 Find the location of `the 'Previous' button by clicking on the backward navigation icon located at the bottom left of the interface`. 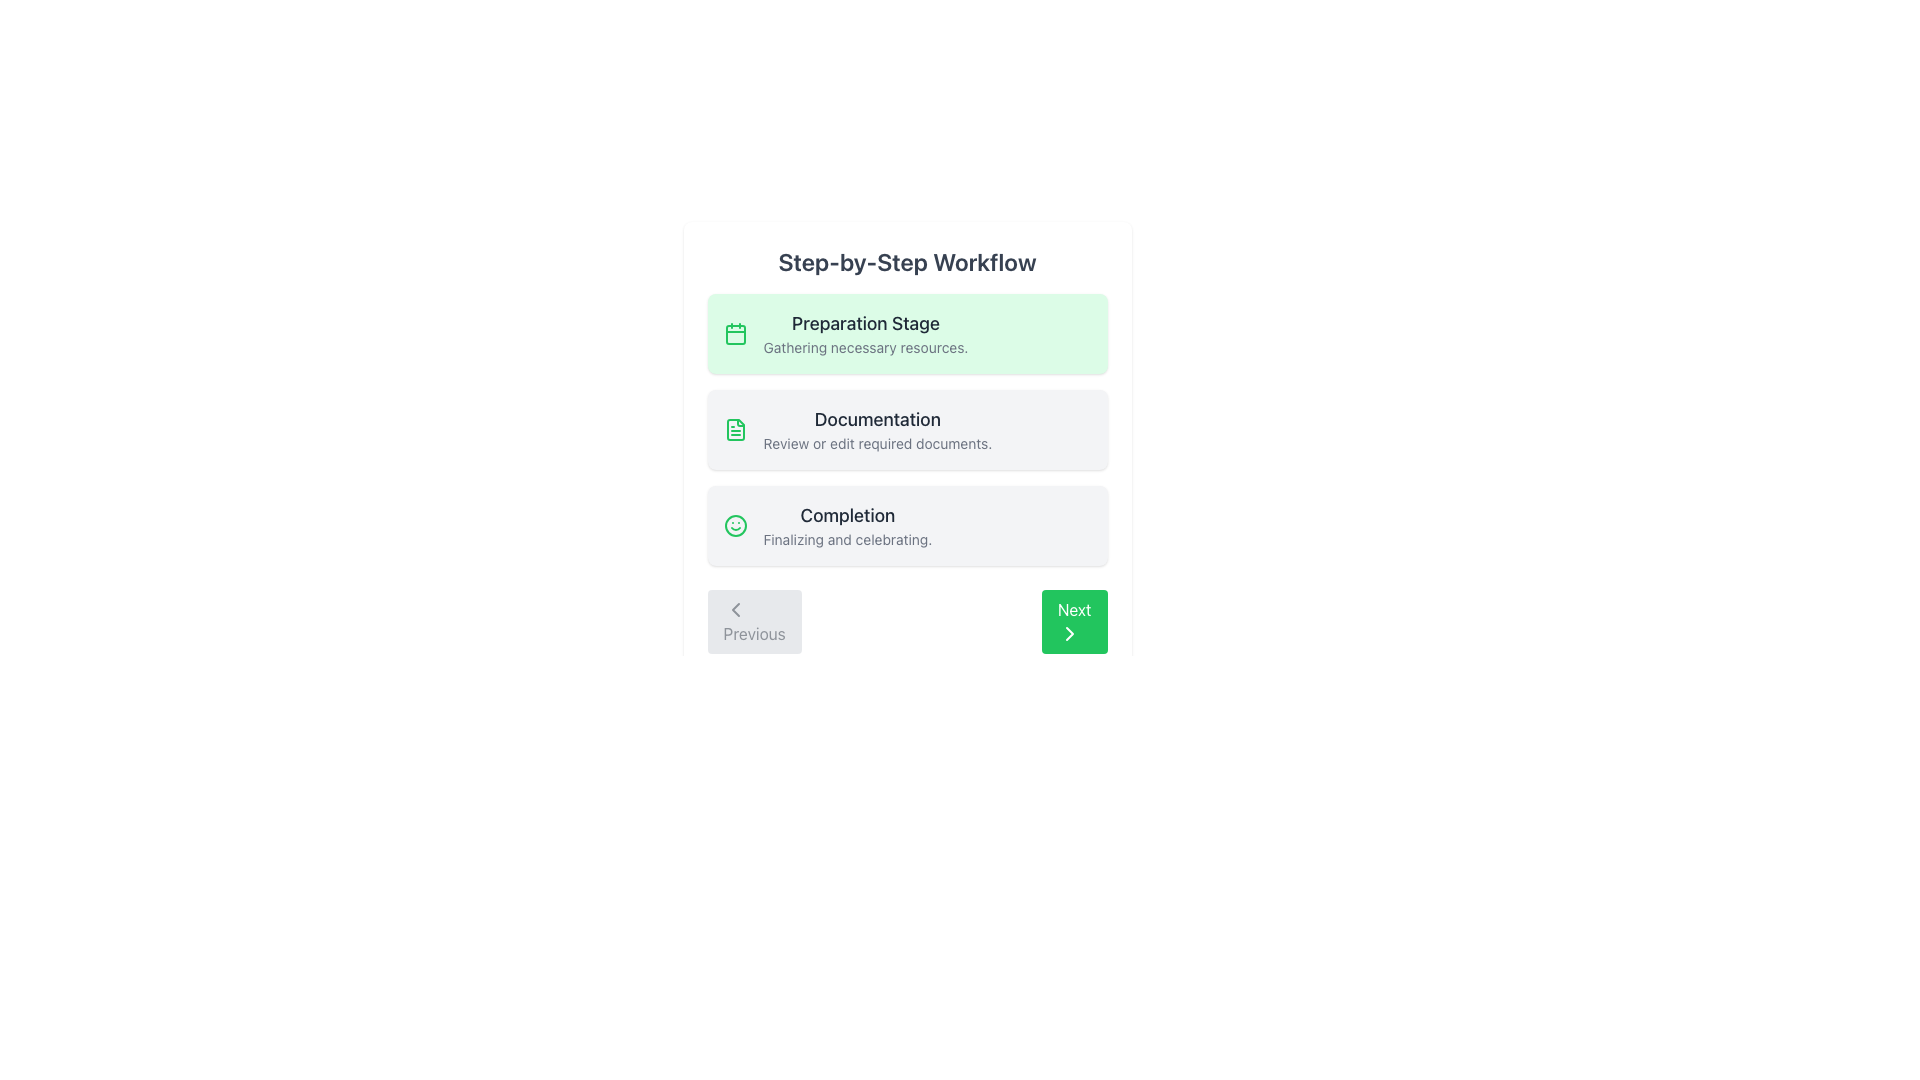

the 'Previous' button by clicking on the backward navigation icon located at the bottom left of the interface is located at coordinates (734, 608).